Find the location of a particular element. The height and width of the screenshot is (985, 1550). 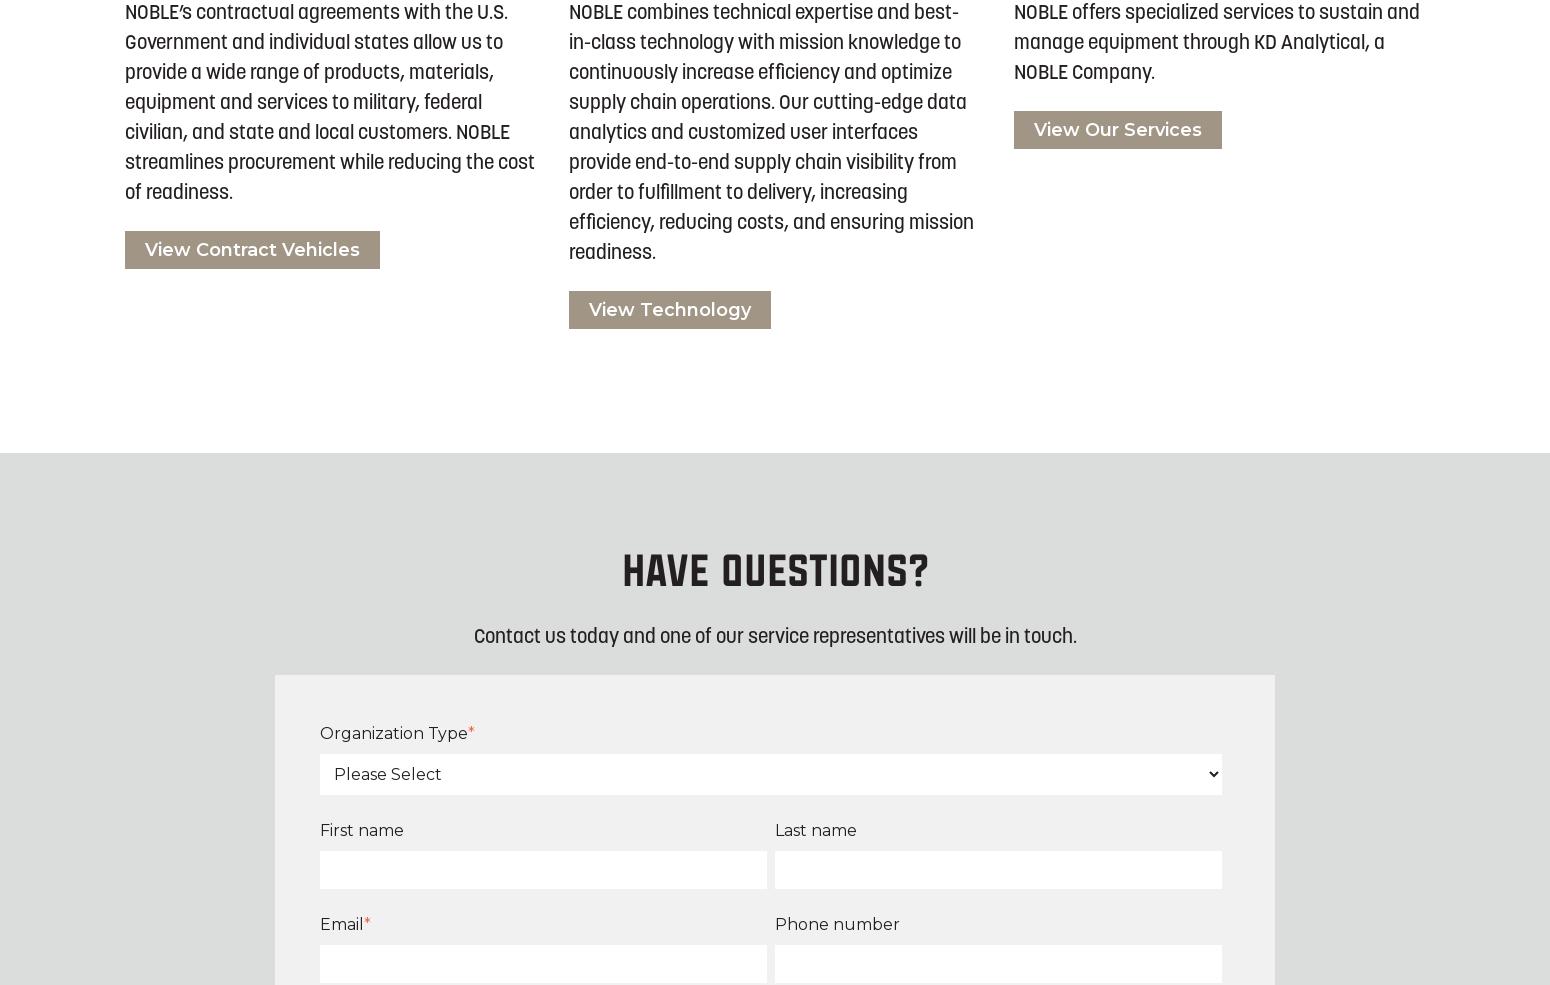

'Contact us today and one of our service representatives will be in touch.' is located at coordinates (774, 635).